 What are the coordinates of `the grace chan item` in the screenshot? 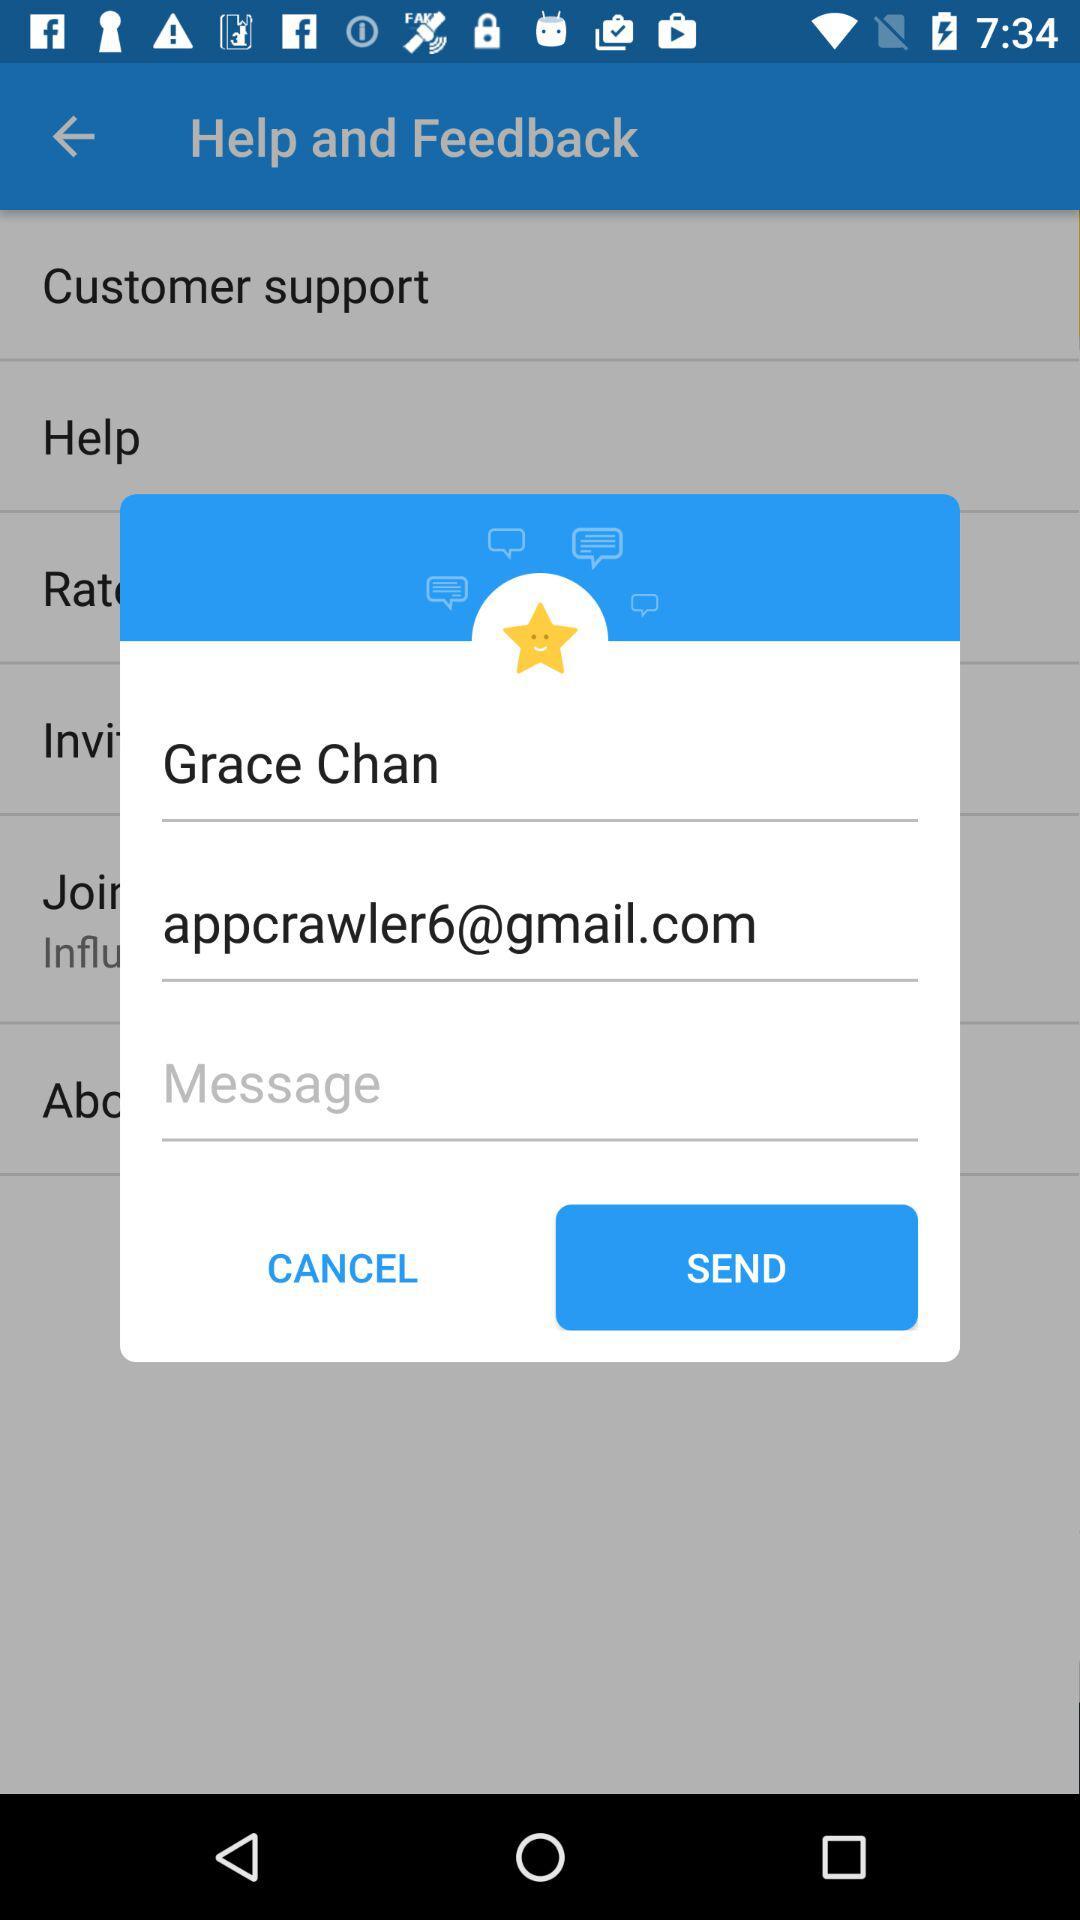 It's located at (540, 760).